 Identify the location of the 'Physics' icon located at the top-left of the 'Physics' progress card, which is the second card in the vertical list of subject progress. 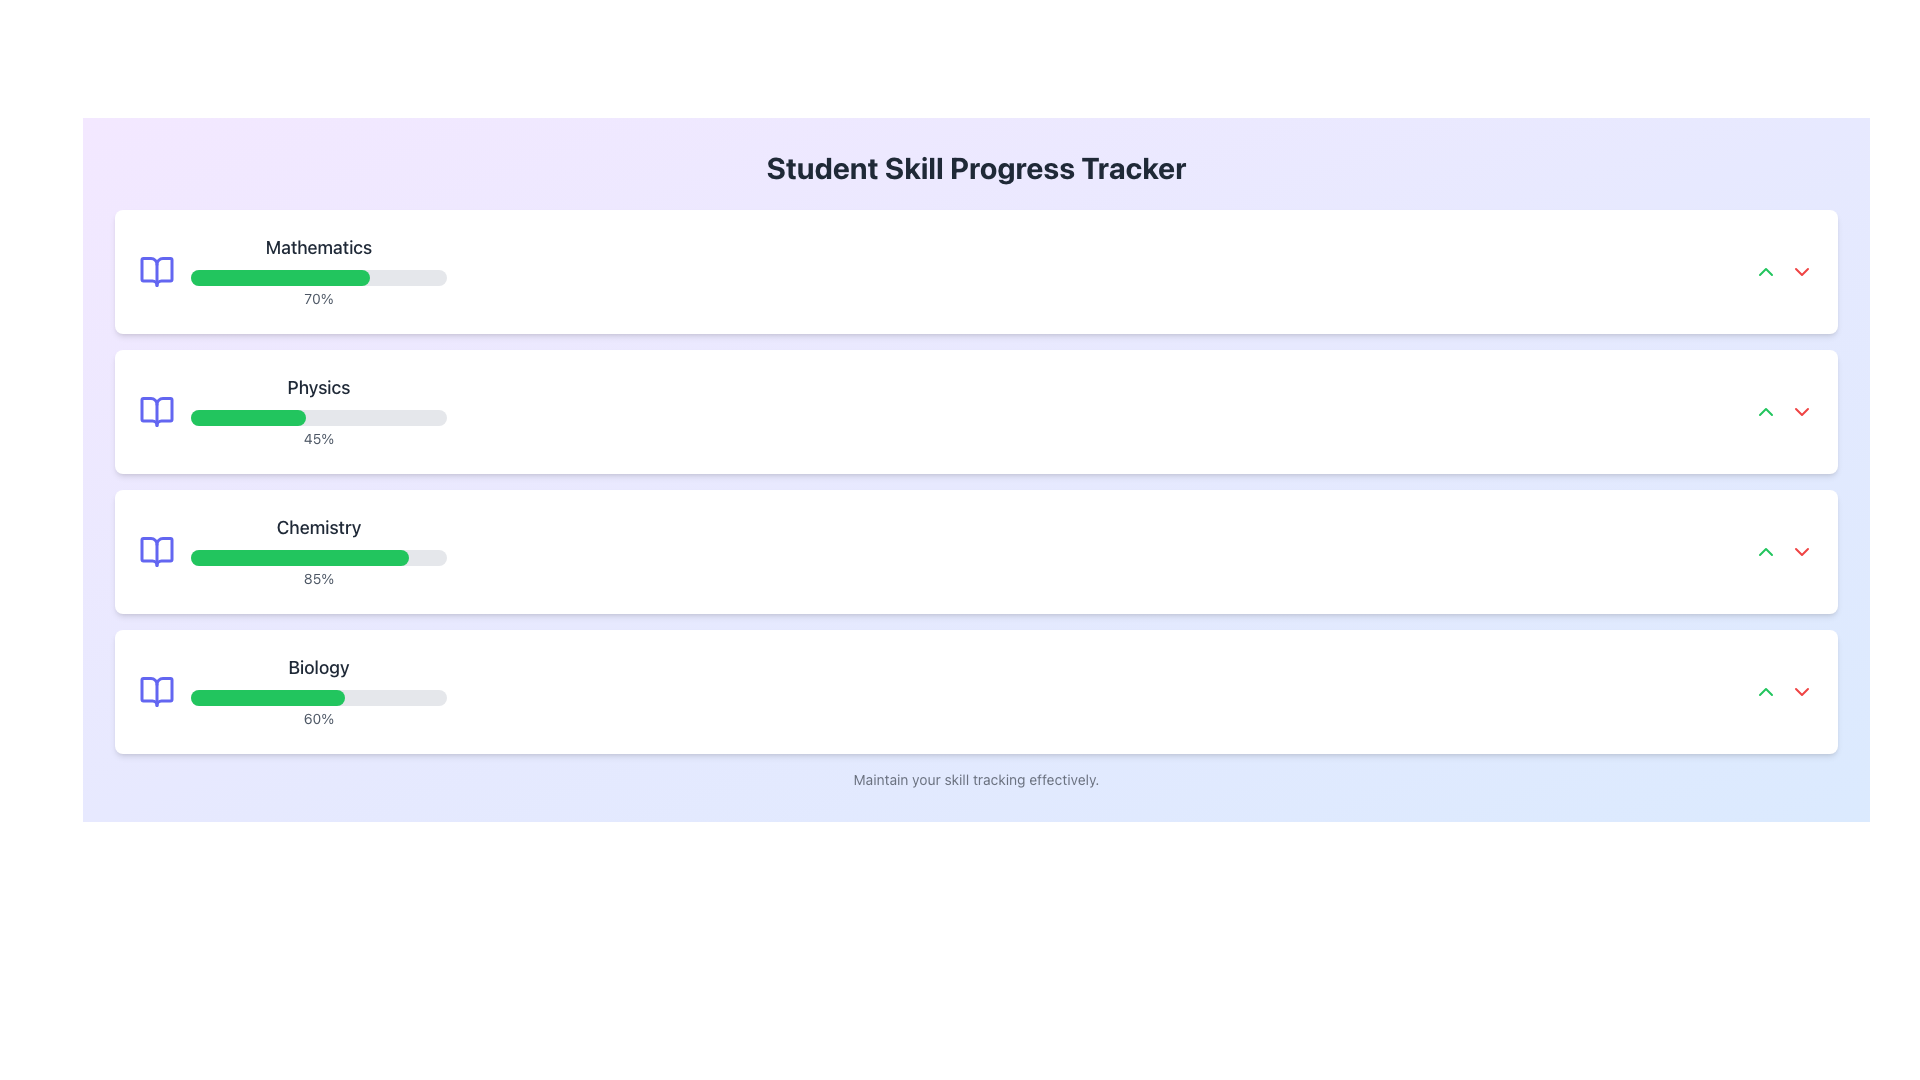
(156, 411).